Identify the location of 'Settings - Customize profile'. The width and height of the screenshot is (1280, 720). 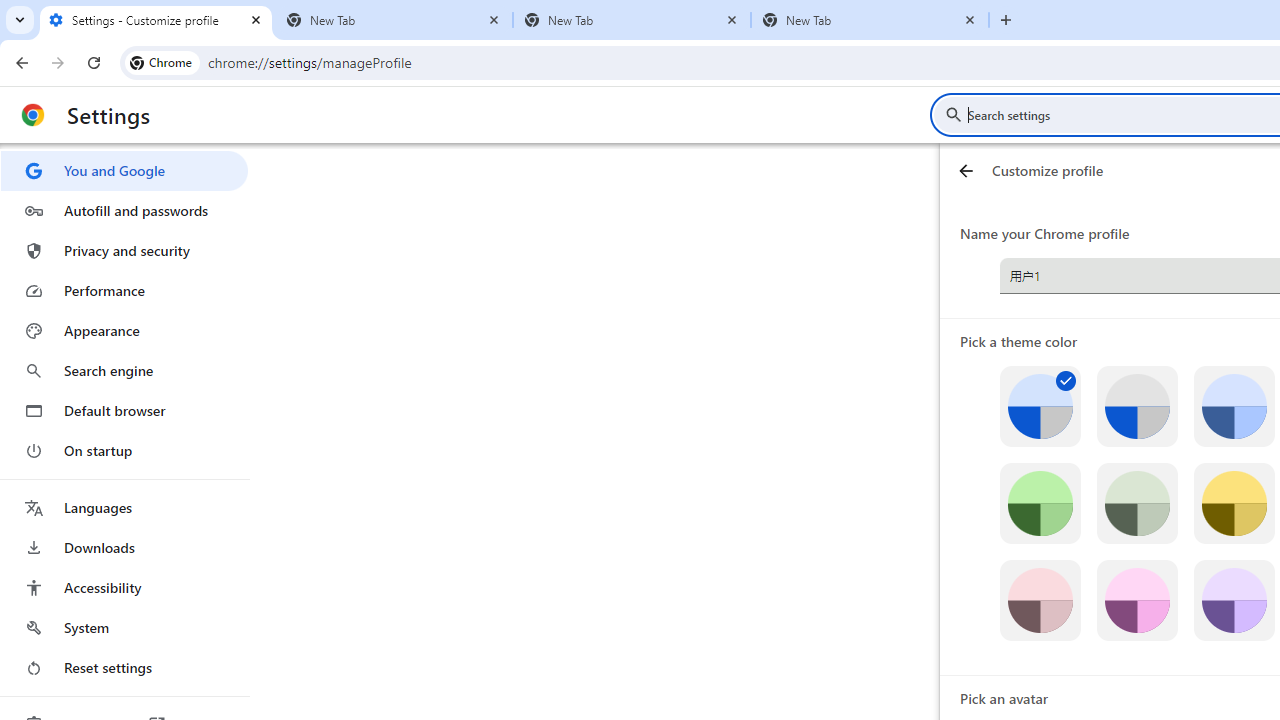
(155, 20).